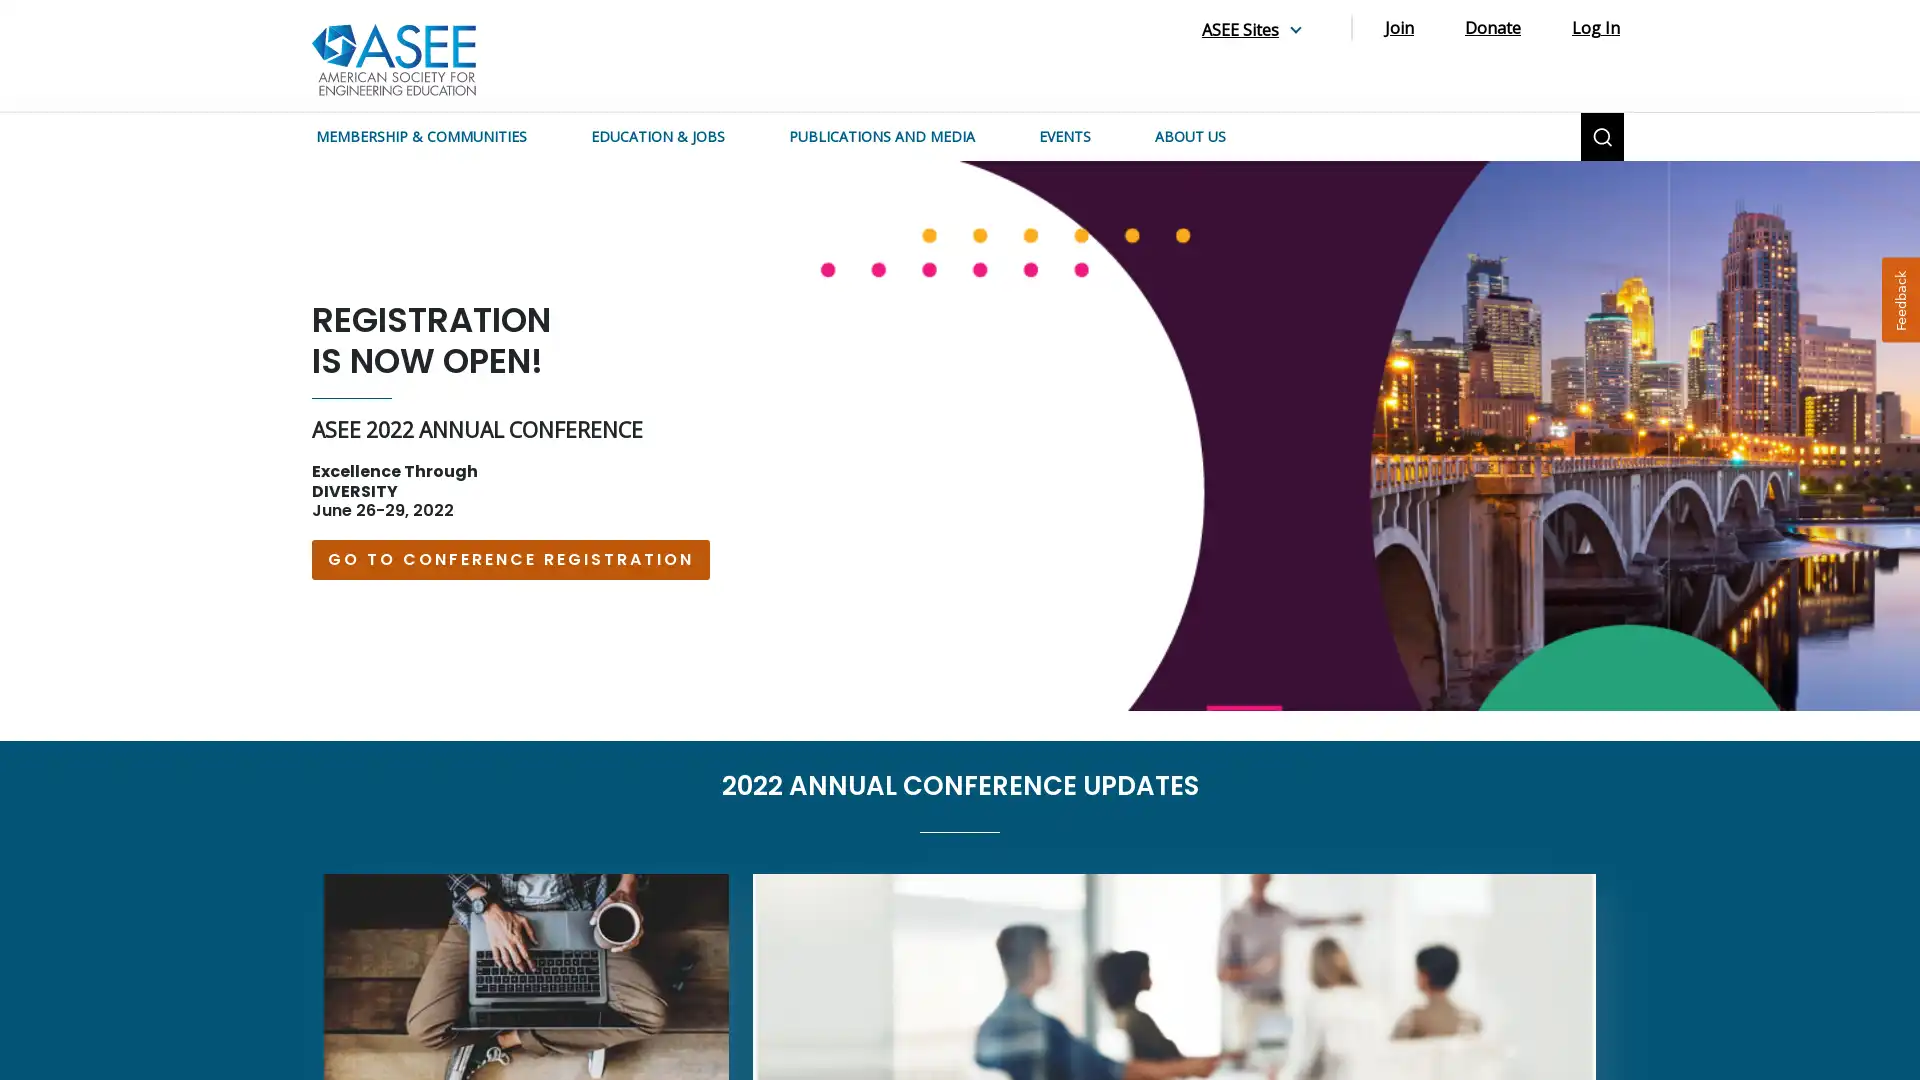 The width and height of the screenshot is (1920, 1080). I want to click on EVENTS, so click(1079, 136).